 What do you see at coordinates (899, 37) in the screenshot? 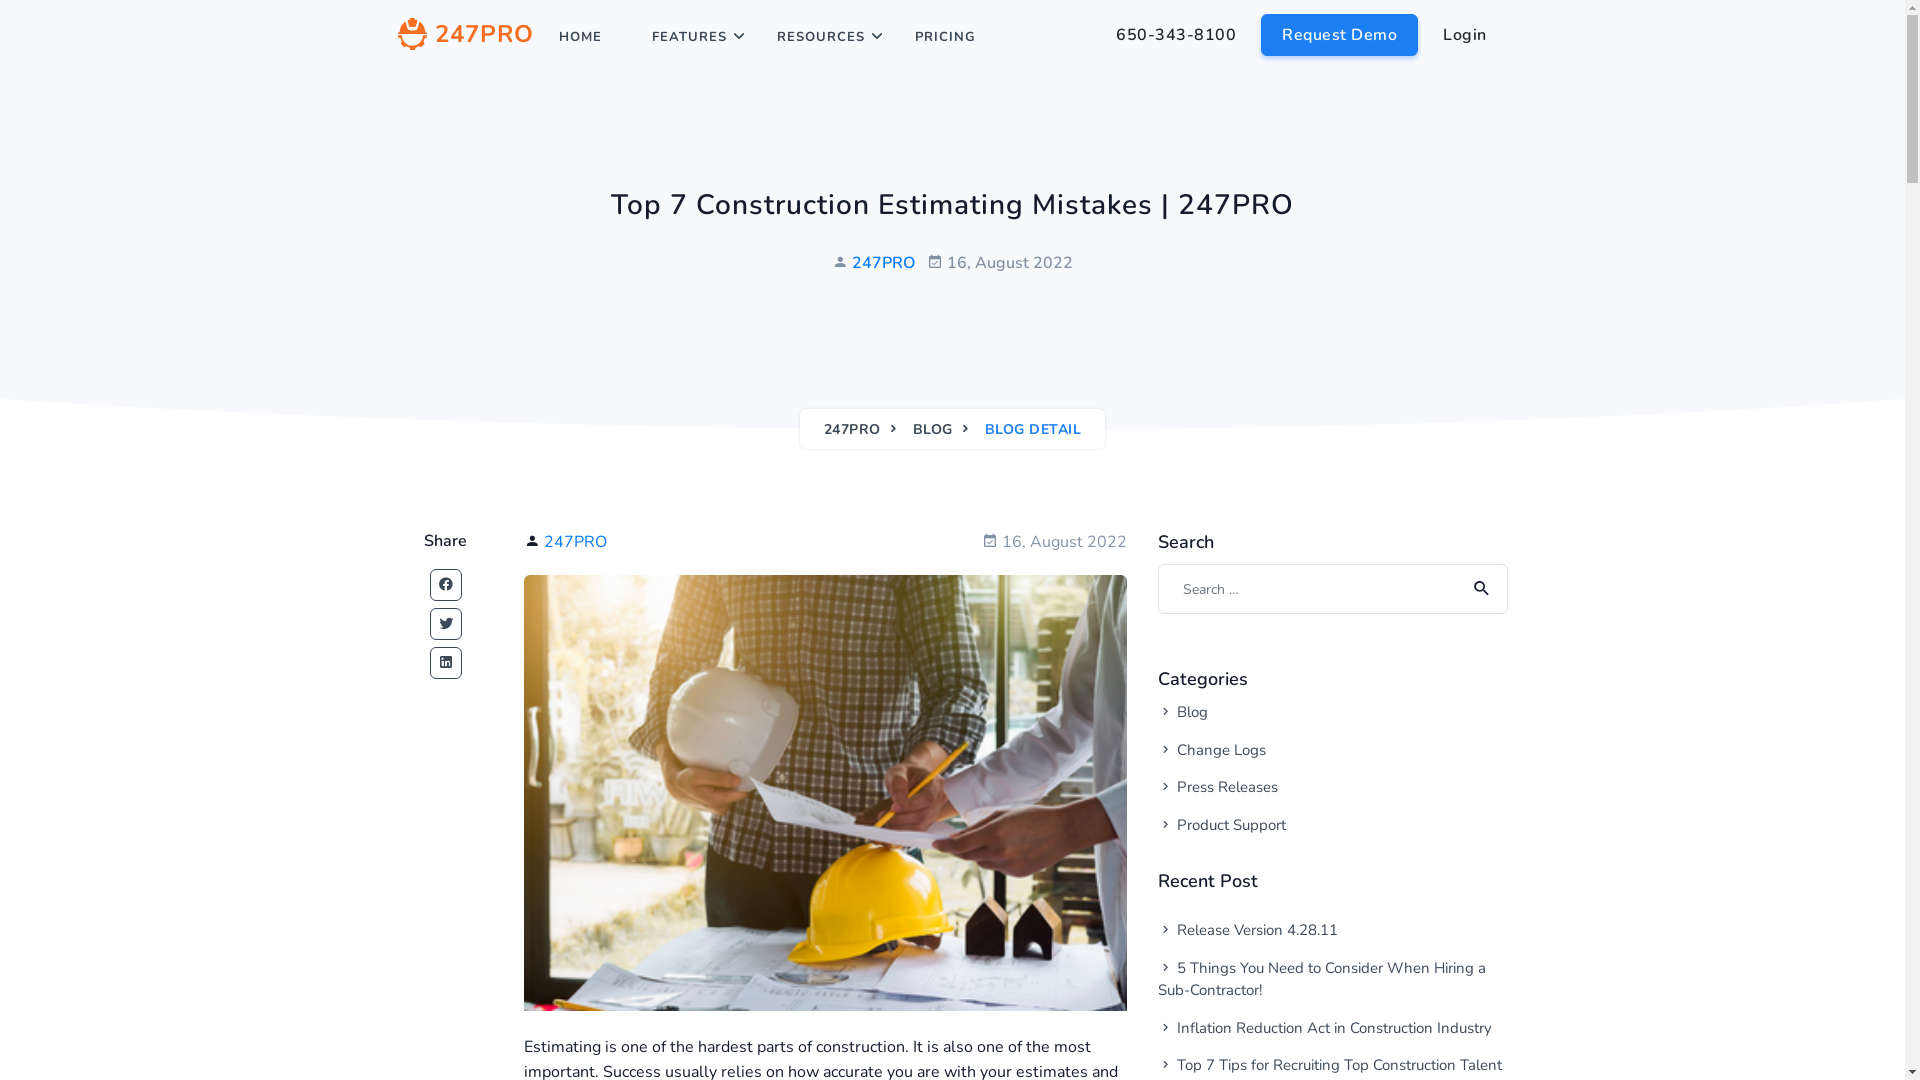
I see `'PRICING'` at bounding box center [899, 37].